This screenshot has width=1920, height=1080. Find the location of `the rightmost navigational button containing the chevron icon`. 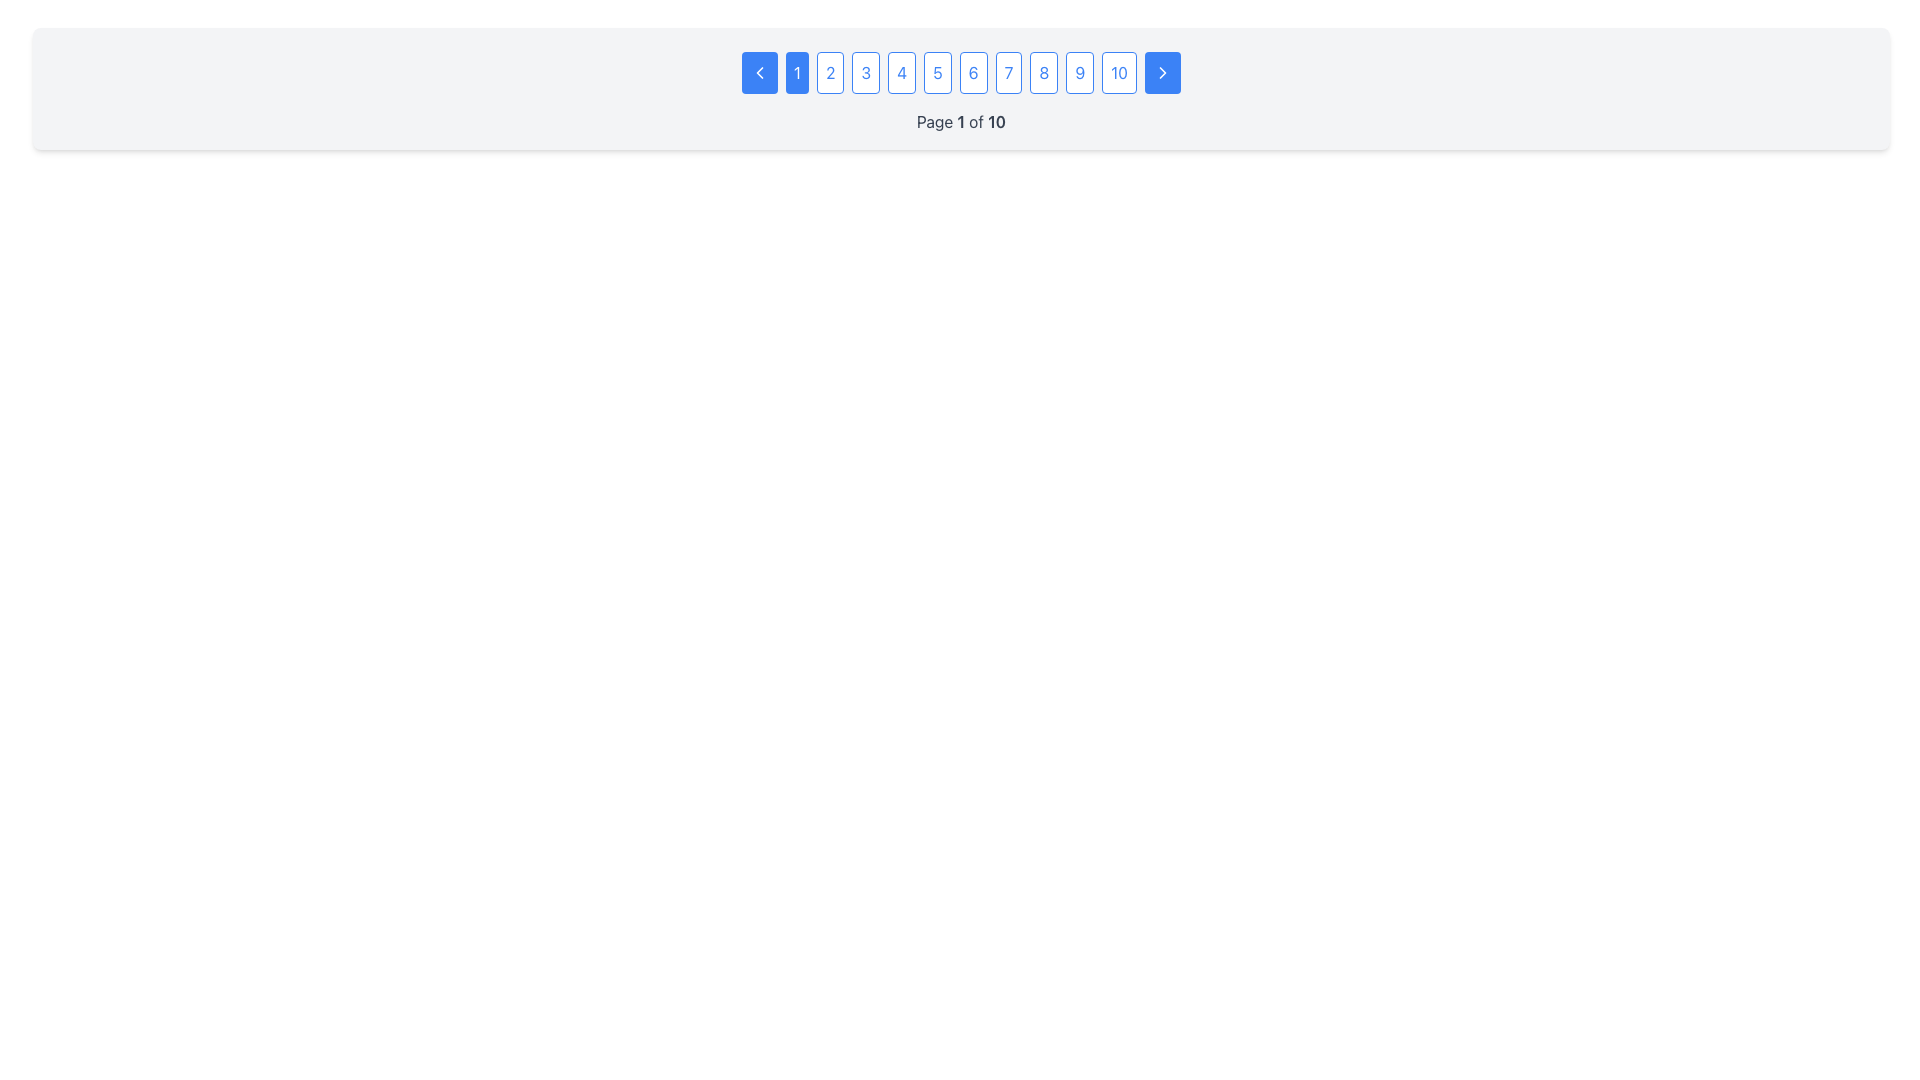

the rightmost navigational button containing the chevron icon is located at coordinates (1162, 72).